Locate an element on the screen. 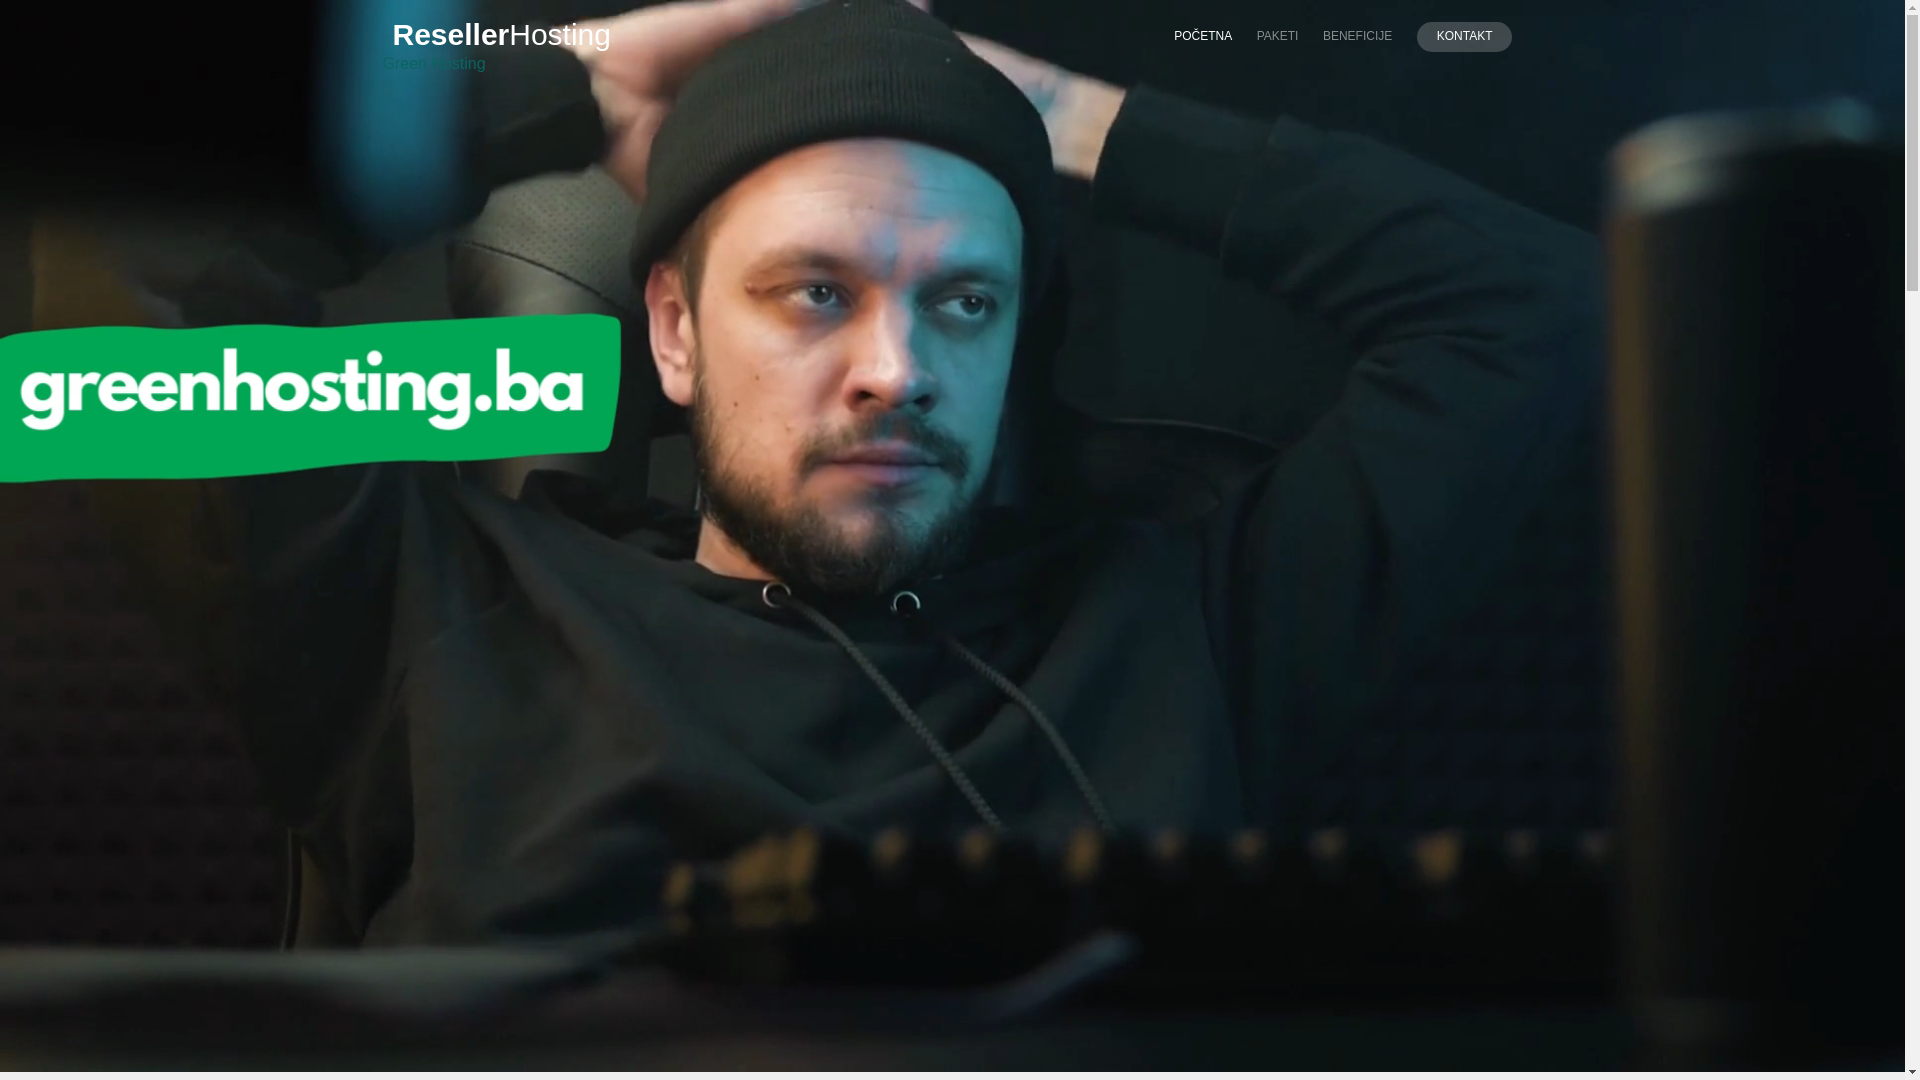 The width and height of the screenshot is (1920, 1080). 'ResellerHosting' is located at coordinates (382, 34).